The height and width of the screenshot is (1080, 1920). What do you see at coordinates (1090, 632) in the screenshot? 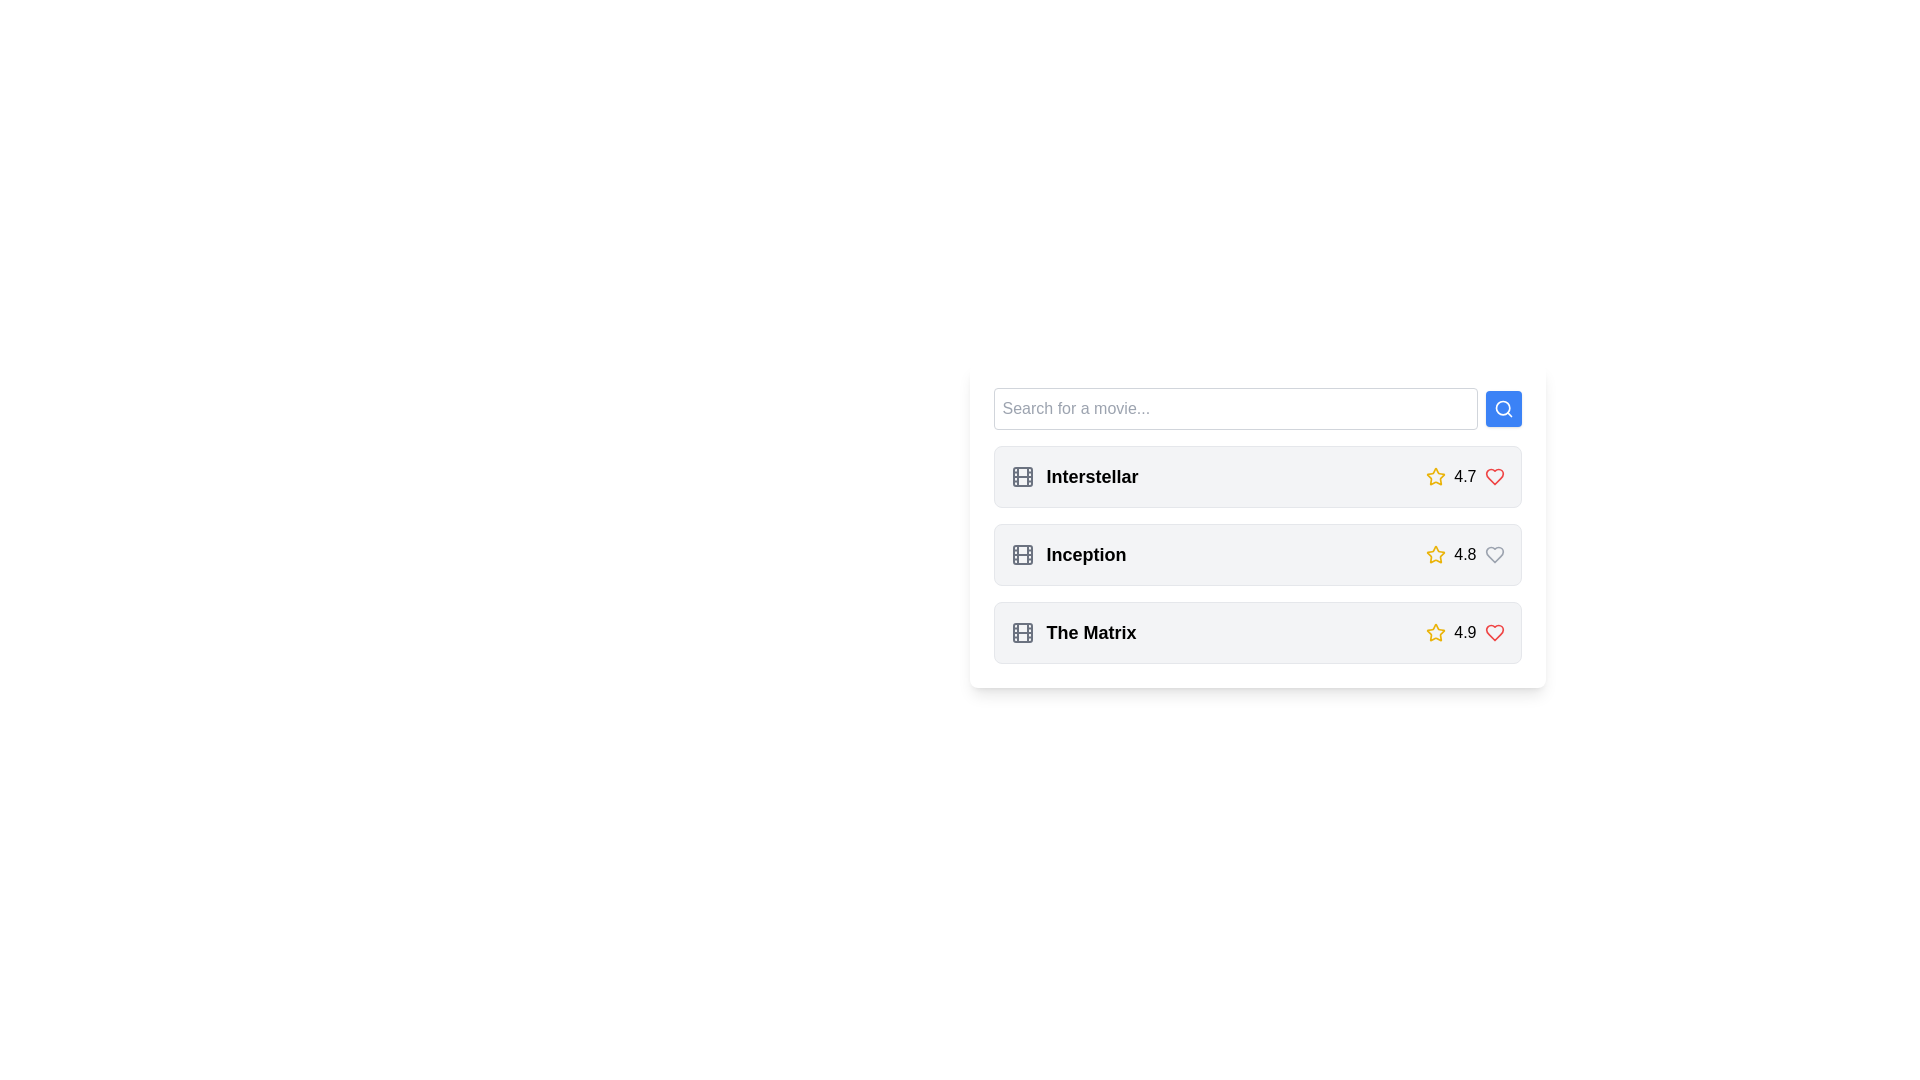
I see `the stylized label text reading 'The Matrix', which is centrally aligned in the third row of movie entries under the search bar` at bounding box center [1090, 632].